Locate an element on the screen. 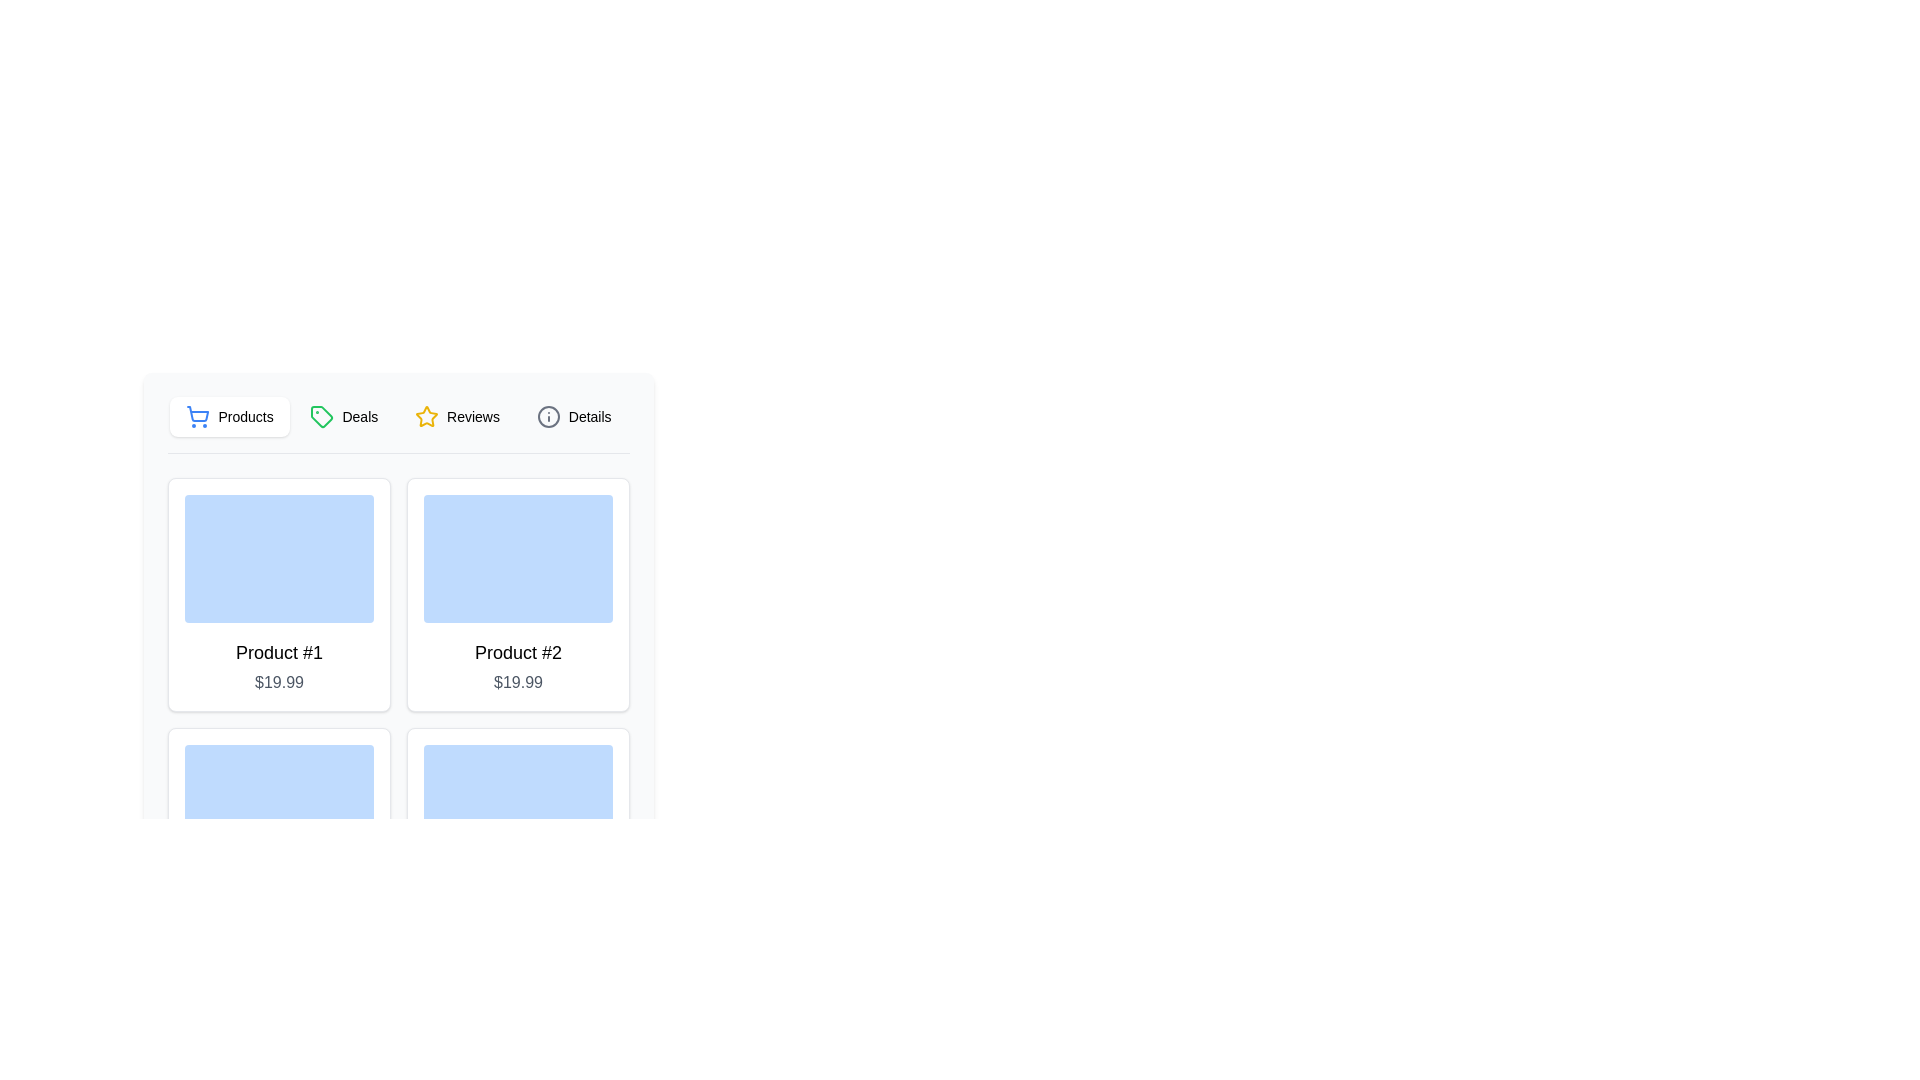 Image resolution: width=1920 pixels, height=1080 pixels. the 'Deals' button on the navigation bar is located at coordinates (398, 423).